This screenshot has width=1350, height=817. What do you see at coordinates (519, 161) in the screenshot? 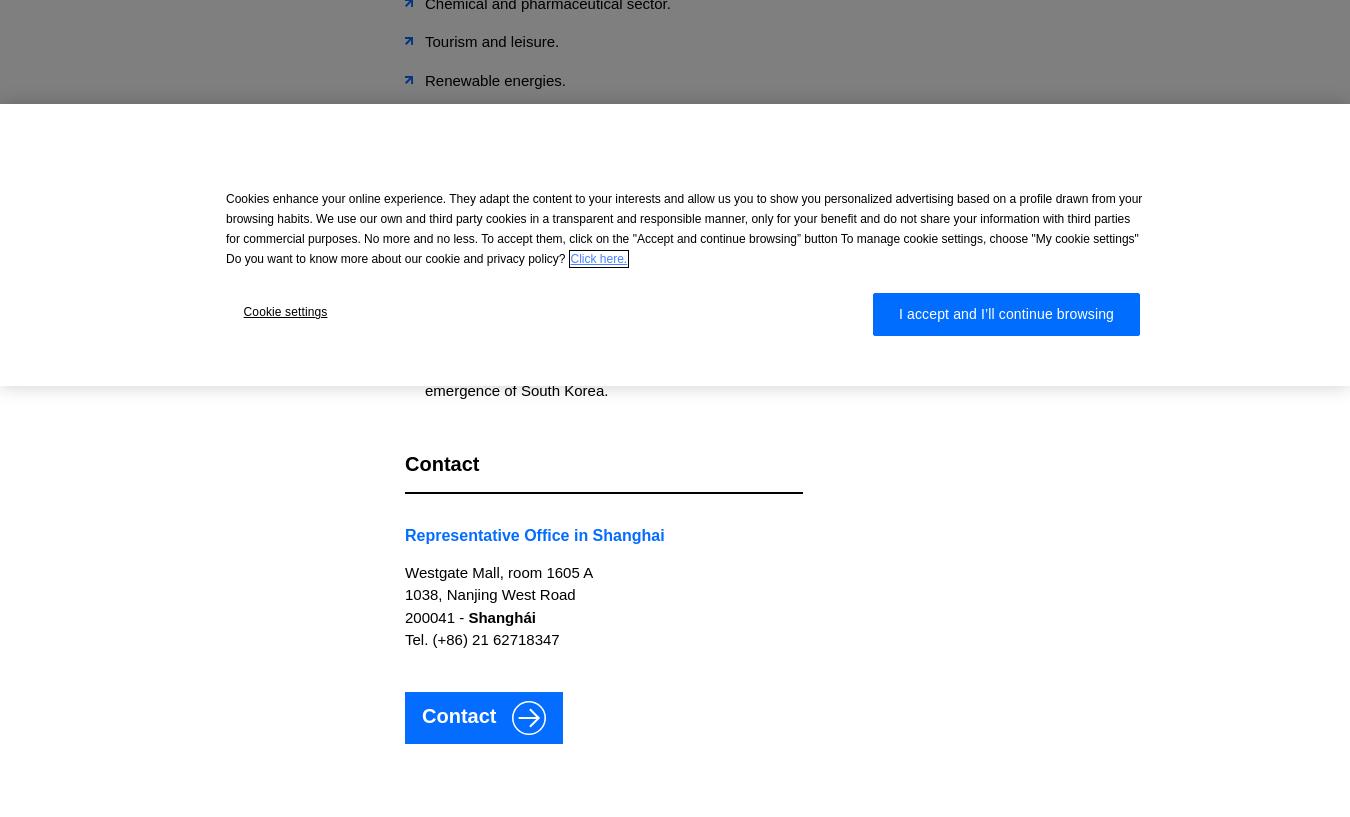
I see `'Slowly but surely expanding.'` at bounding box center [519, 161].